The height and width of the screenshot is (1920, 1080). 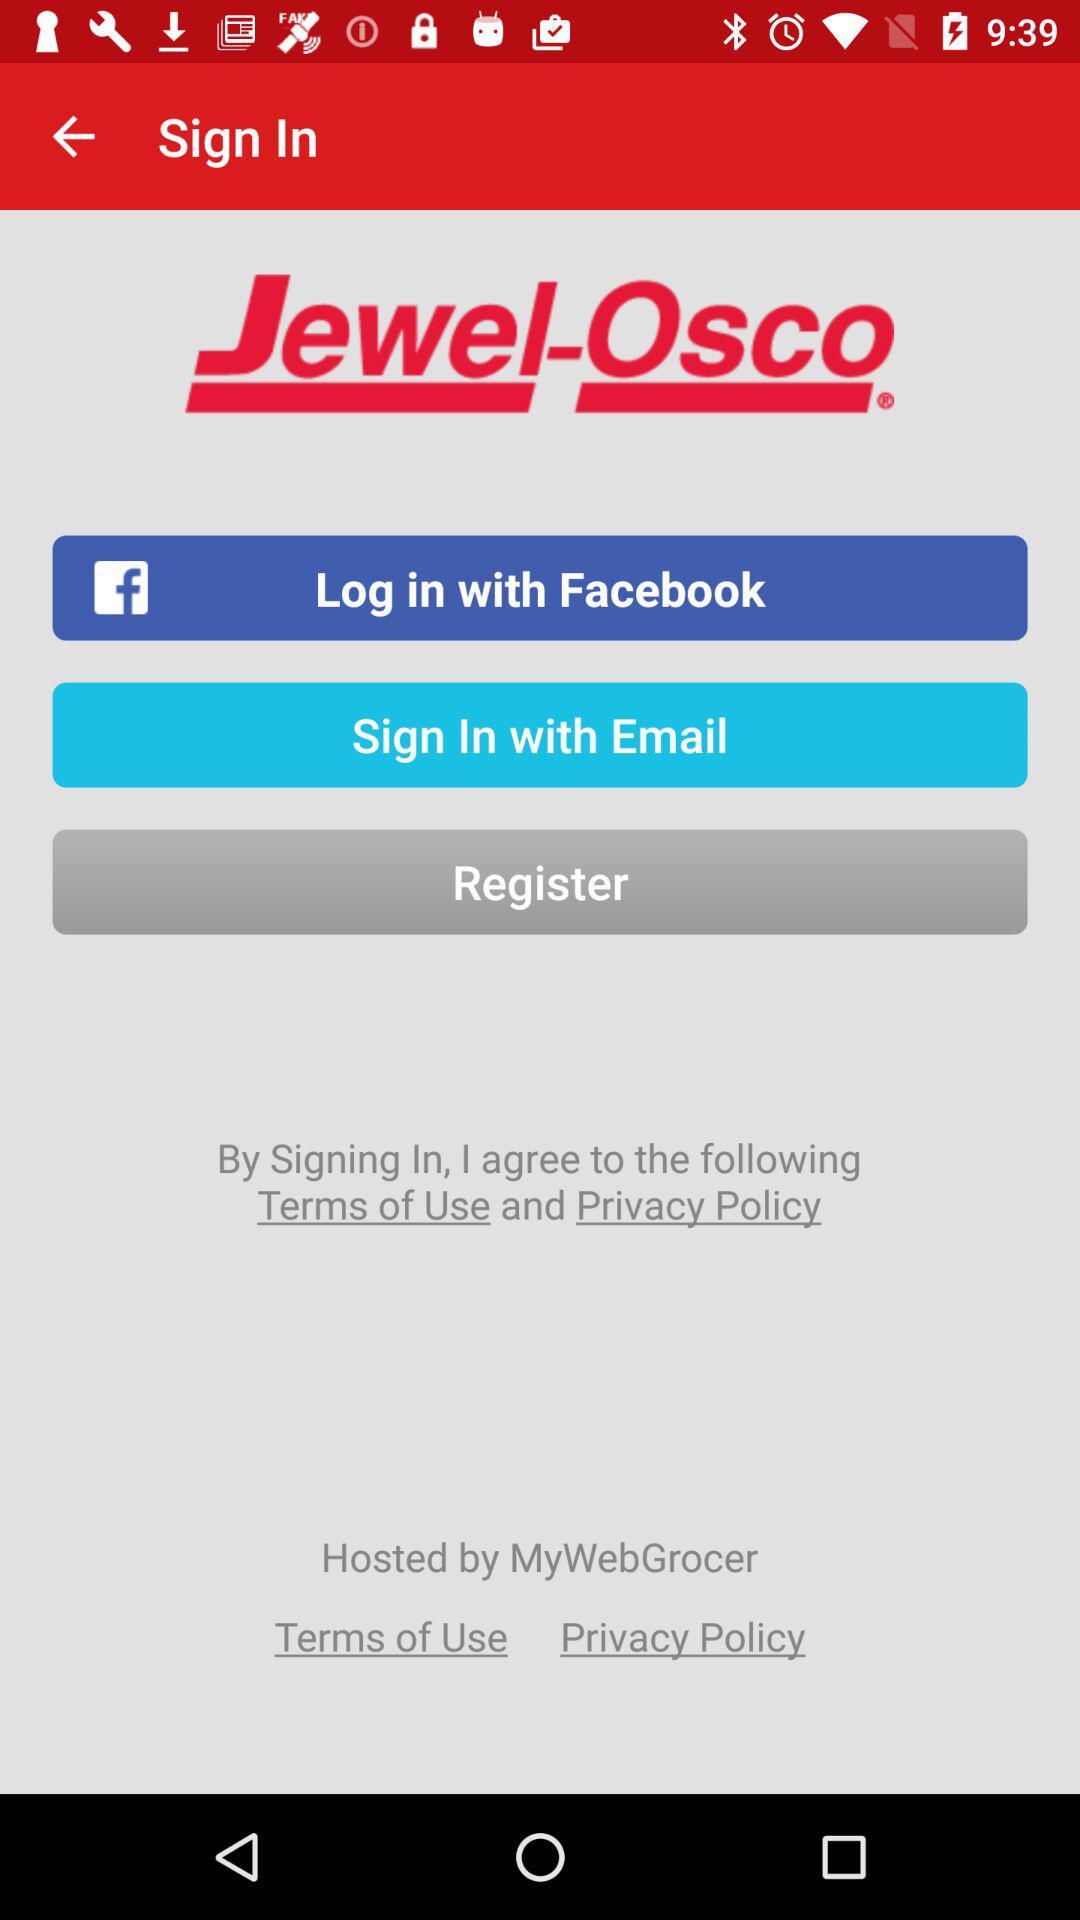 I want to click on register, so click(x=540, y=881).